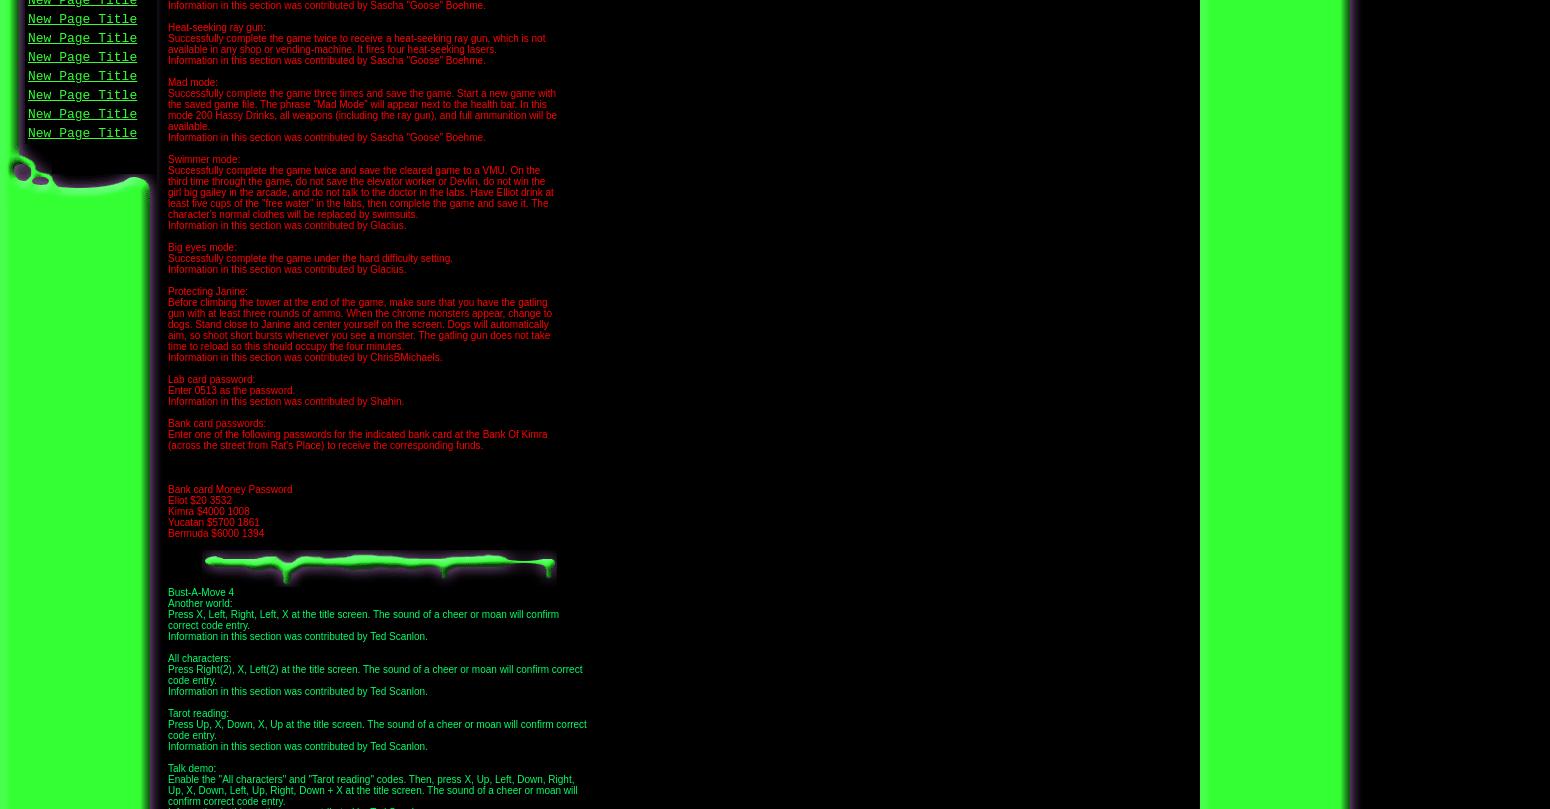  Describe the element at coordinates (212, 521) in the screenshot. I see `'Yucatan $5700 1861'` at that location.